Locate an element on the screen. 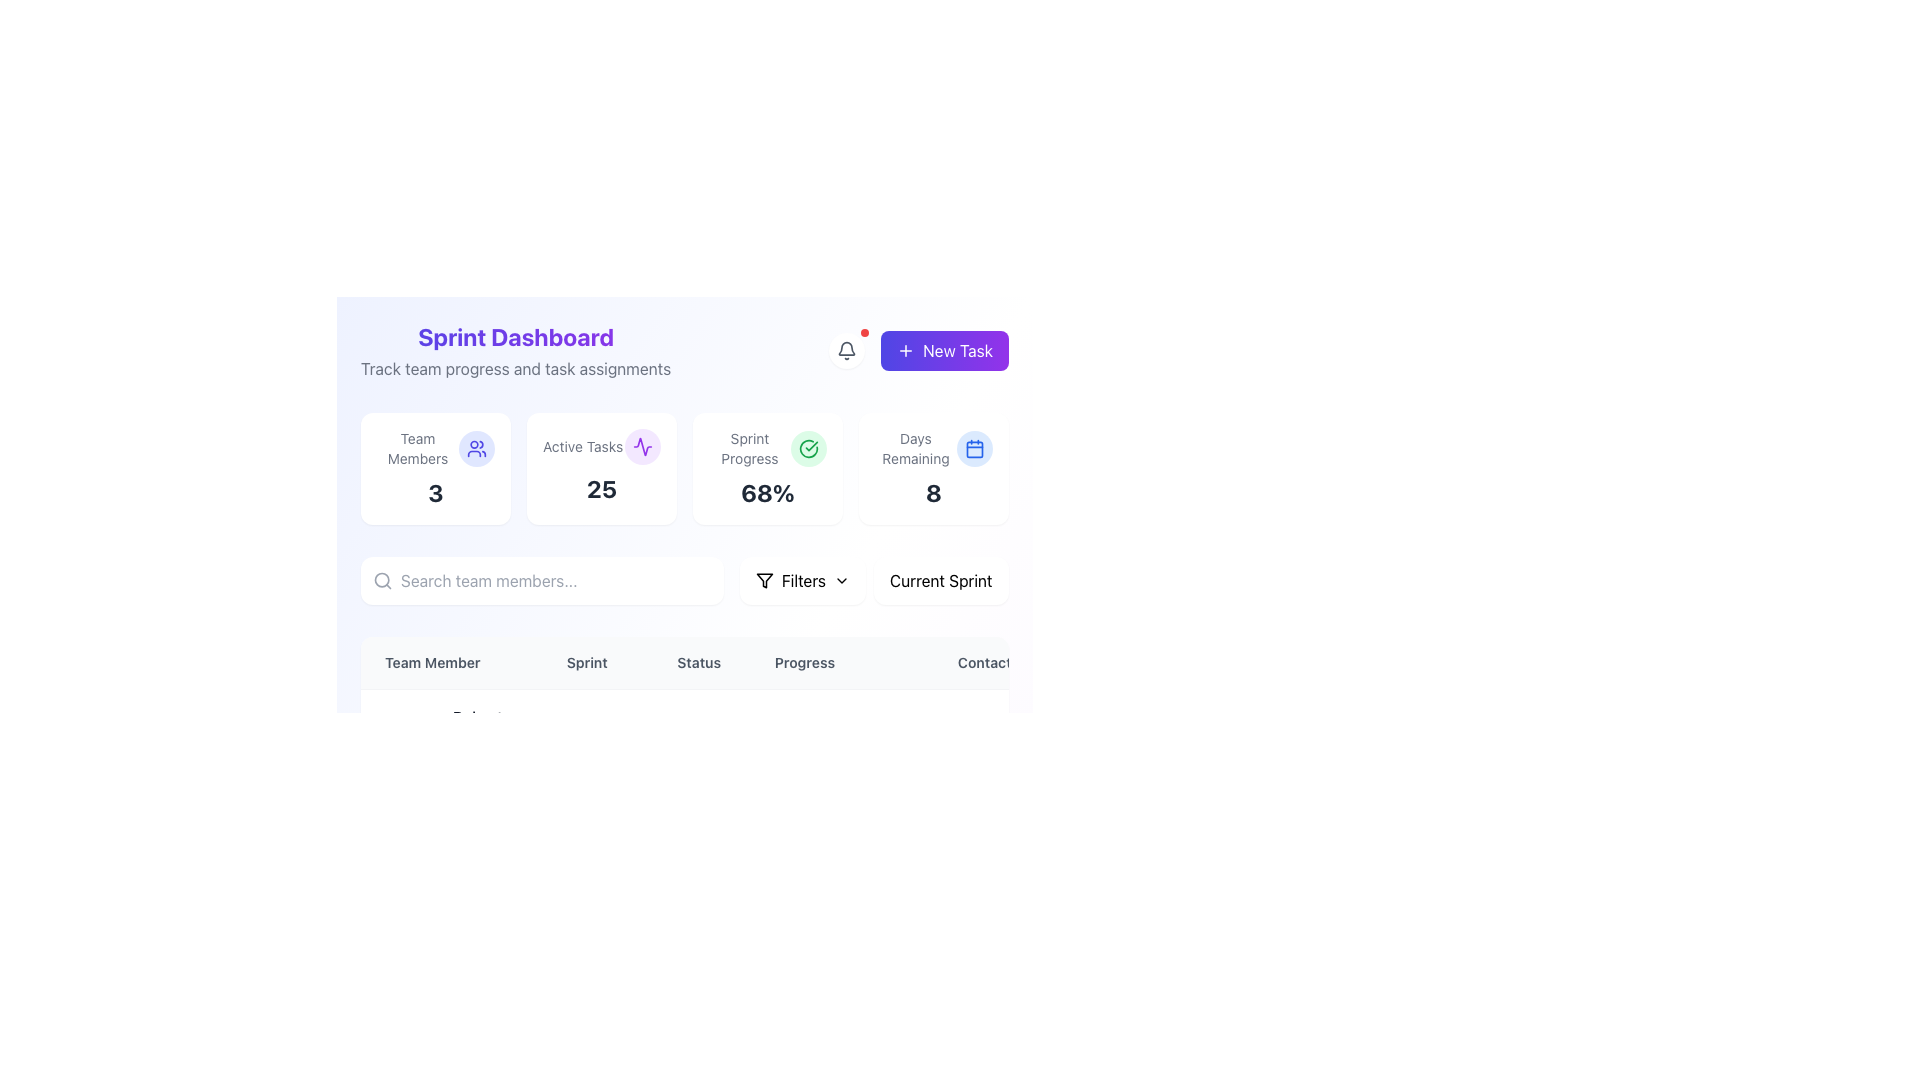  the icon located in the top-right corner of the 'Days Remaining' section in the Sprint Dashboard interface, which visually represents the 'Days Remaining' statistic is located at coordinates (974, 447).